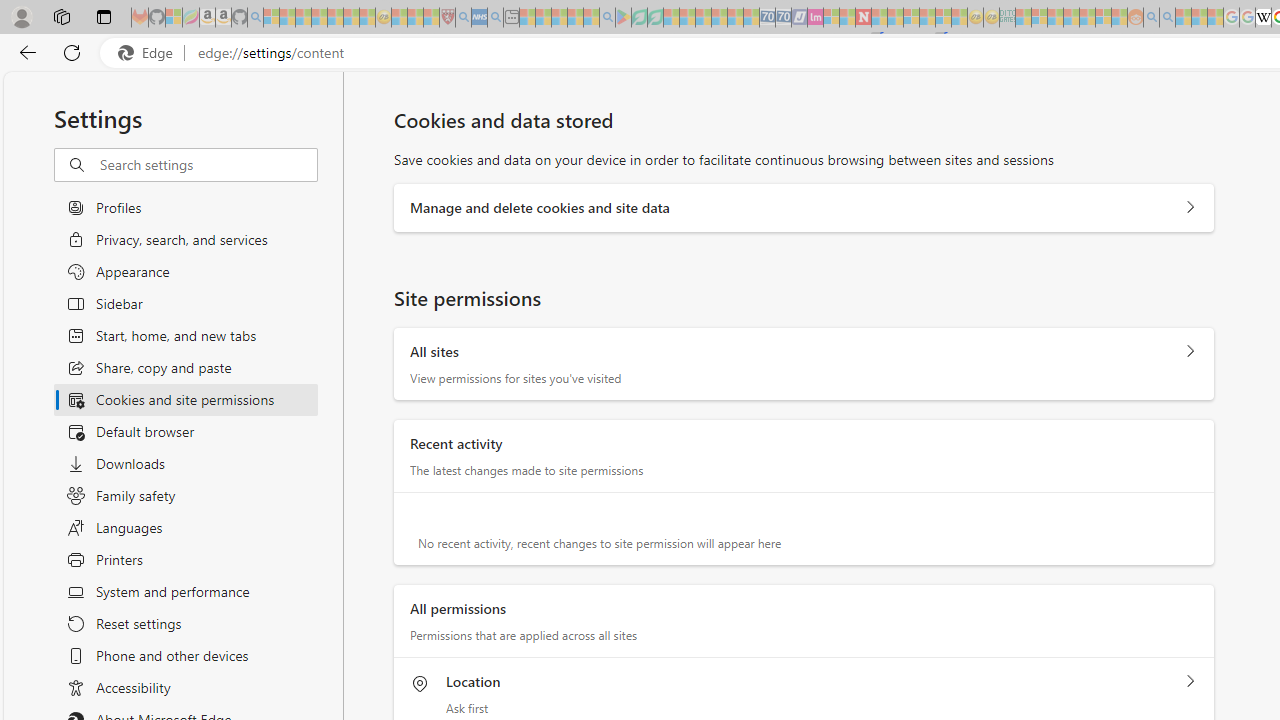 Image resolution: width=1280 pixels, height=720 pixels. Describe the element at coordinates (335, 17) in the screenshot. I see `'New Report Confirms 2023 Was Record Hot | Watch - Sleeping'` at that location.